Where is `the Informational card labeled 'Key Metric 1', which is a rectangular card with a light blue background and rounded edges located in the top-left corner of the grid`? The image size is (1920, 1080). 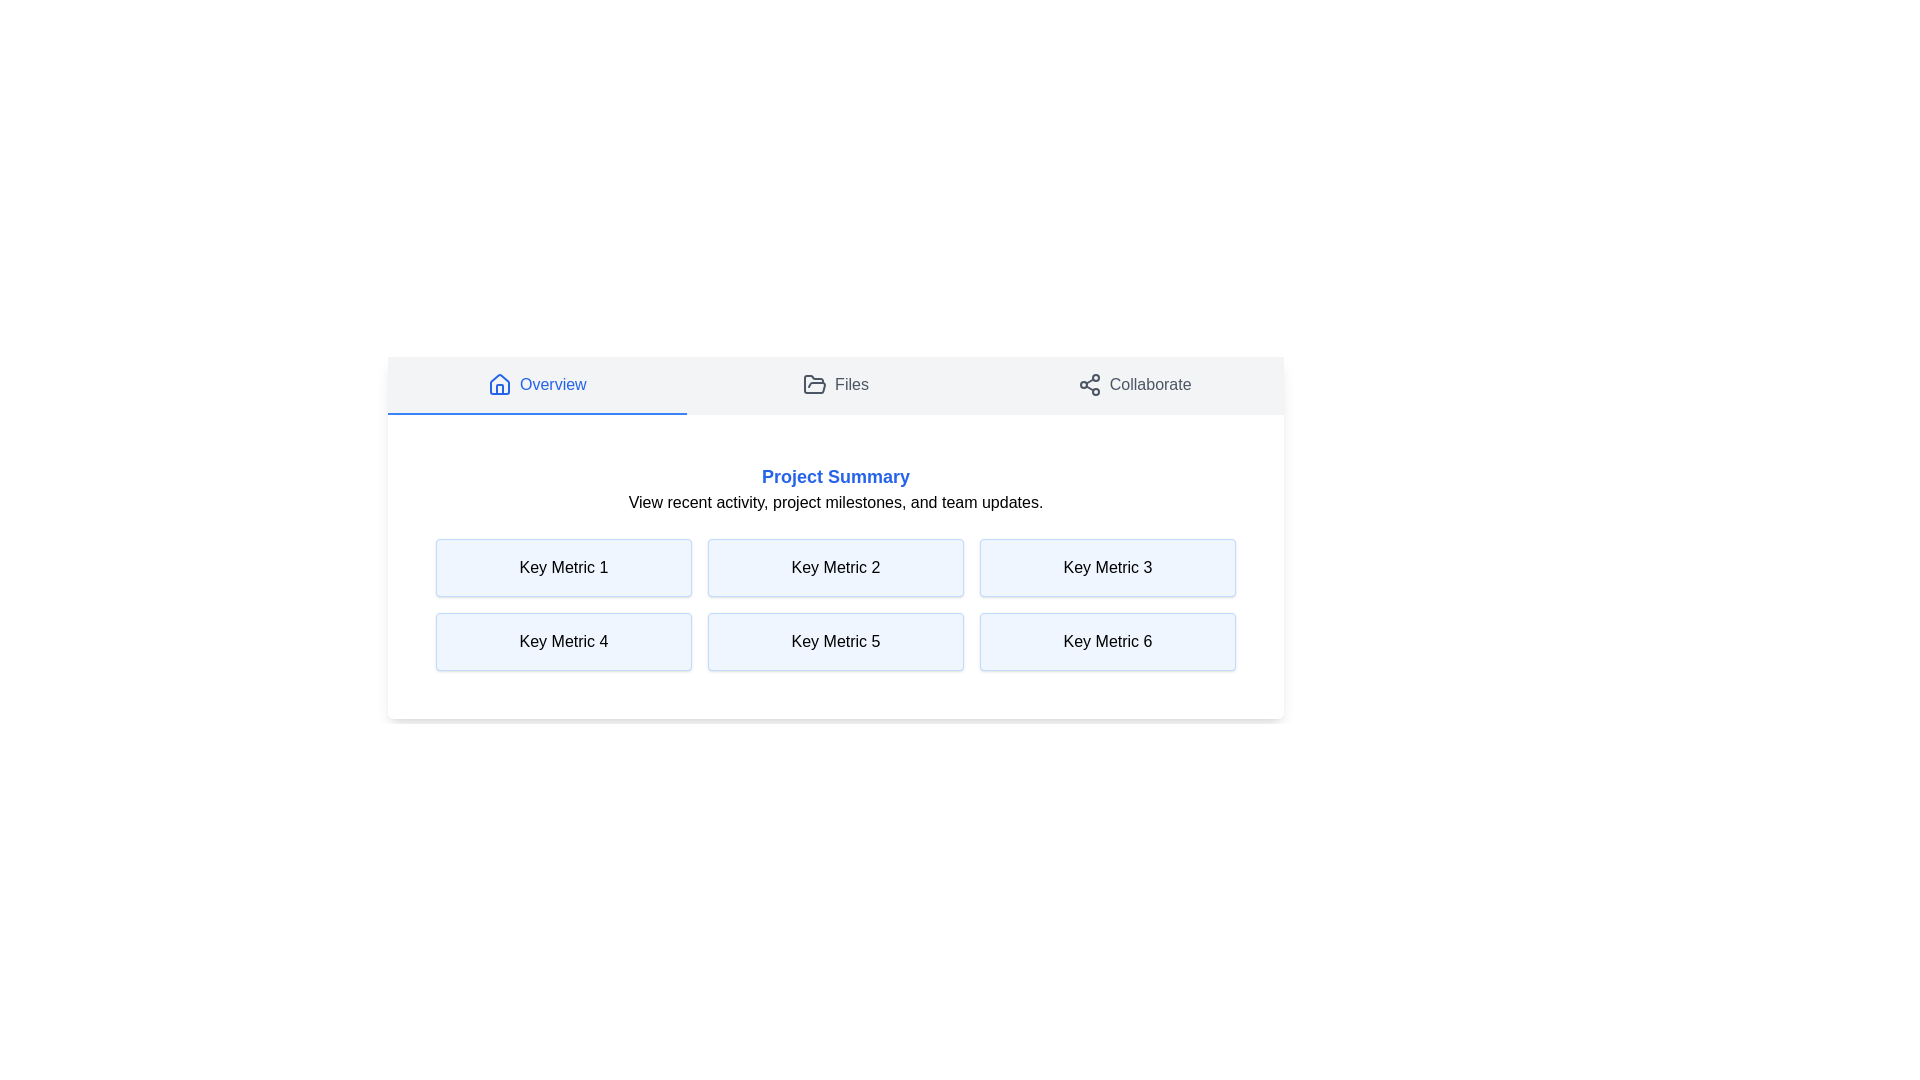
the Informational card labeled 'Key Metric 1', which is a rectangular card with a light blue background and rounded edges located in the top-left corner of the grid is located at coordinates (563, 567).